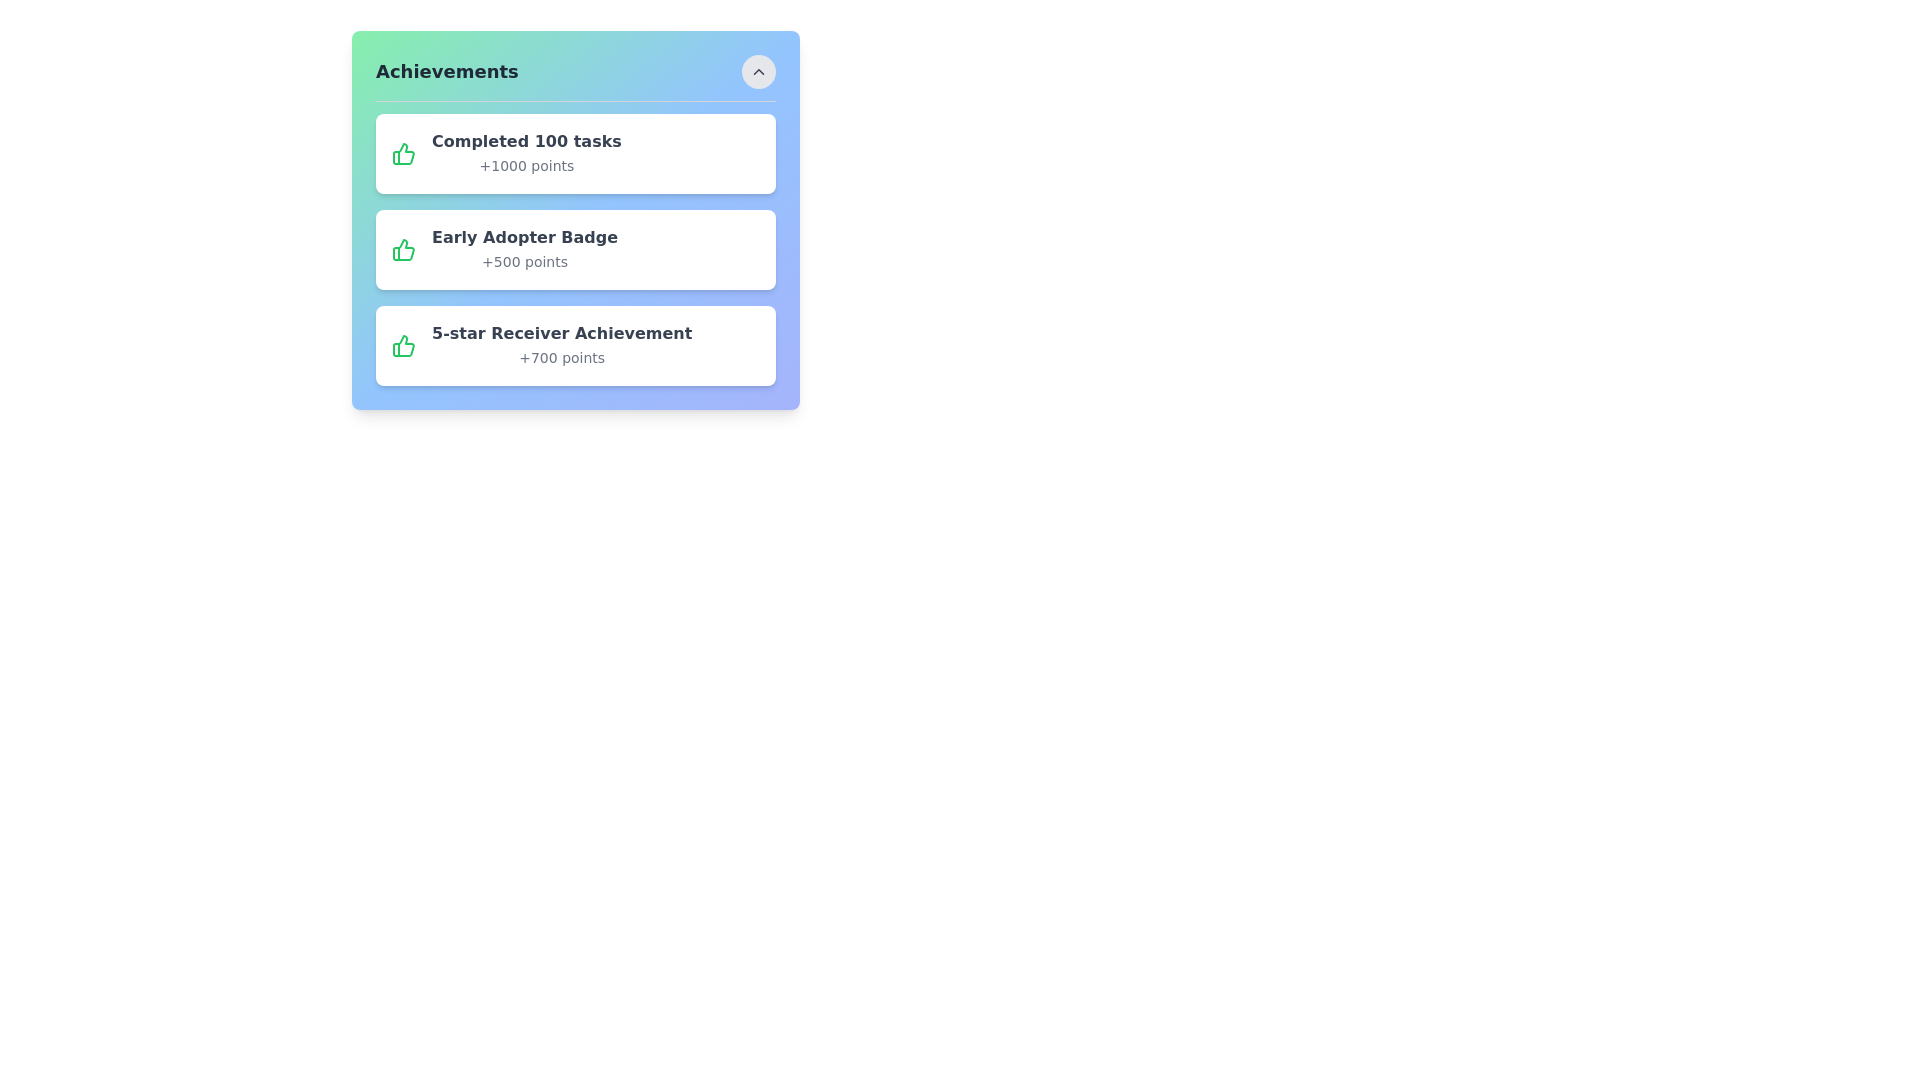 The height and width of the screenshot is (1080, 1920). I want to click on the button located at the top-right corner of the 'Achievements' header, so click(757, 71).